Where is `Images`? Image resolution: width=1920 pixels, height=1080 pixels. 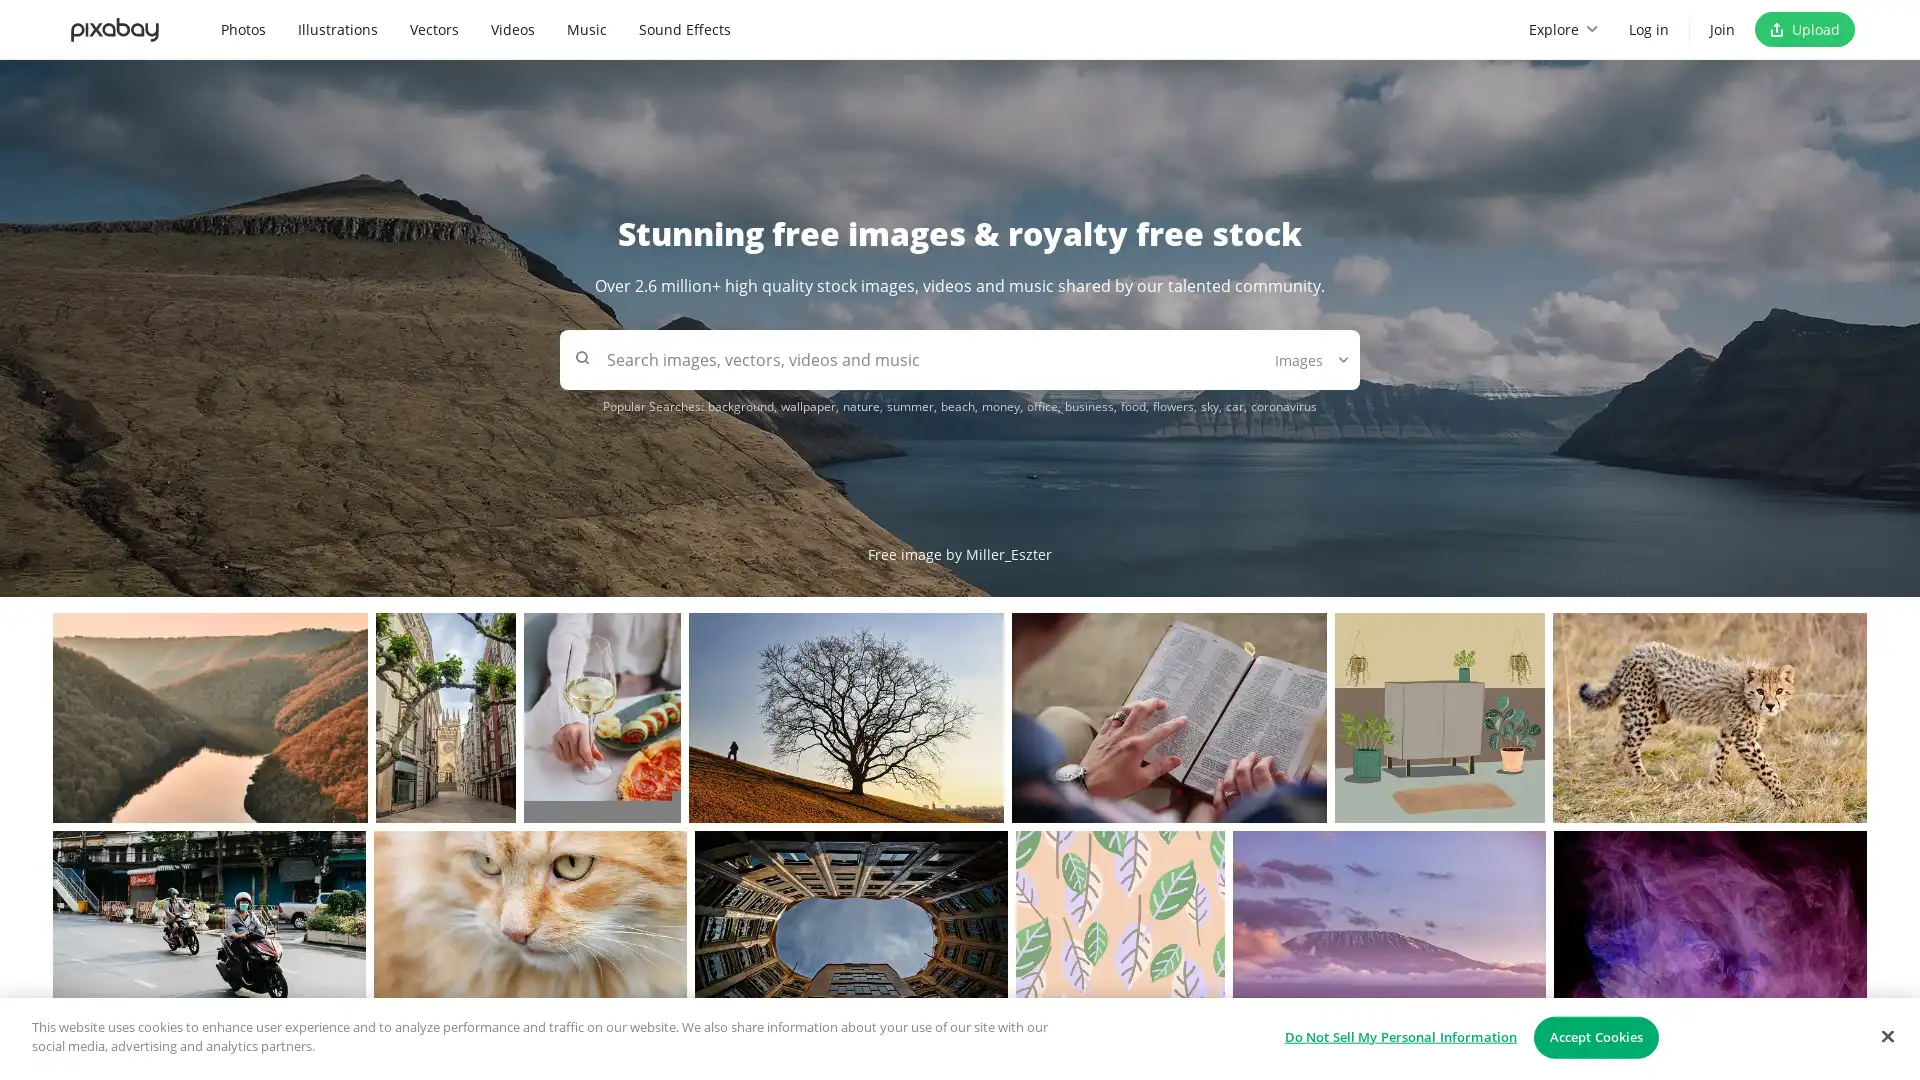 Images is located at coordinates (1311, 358).